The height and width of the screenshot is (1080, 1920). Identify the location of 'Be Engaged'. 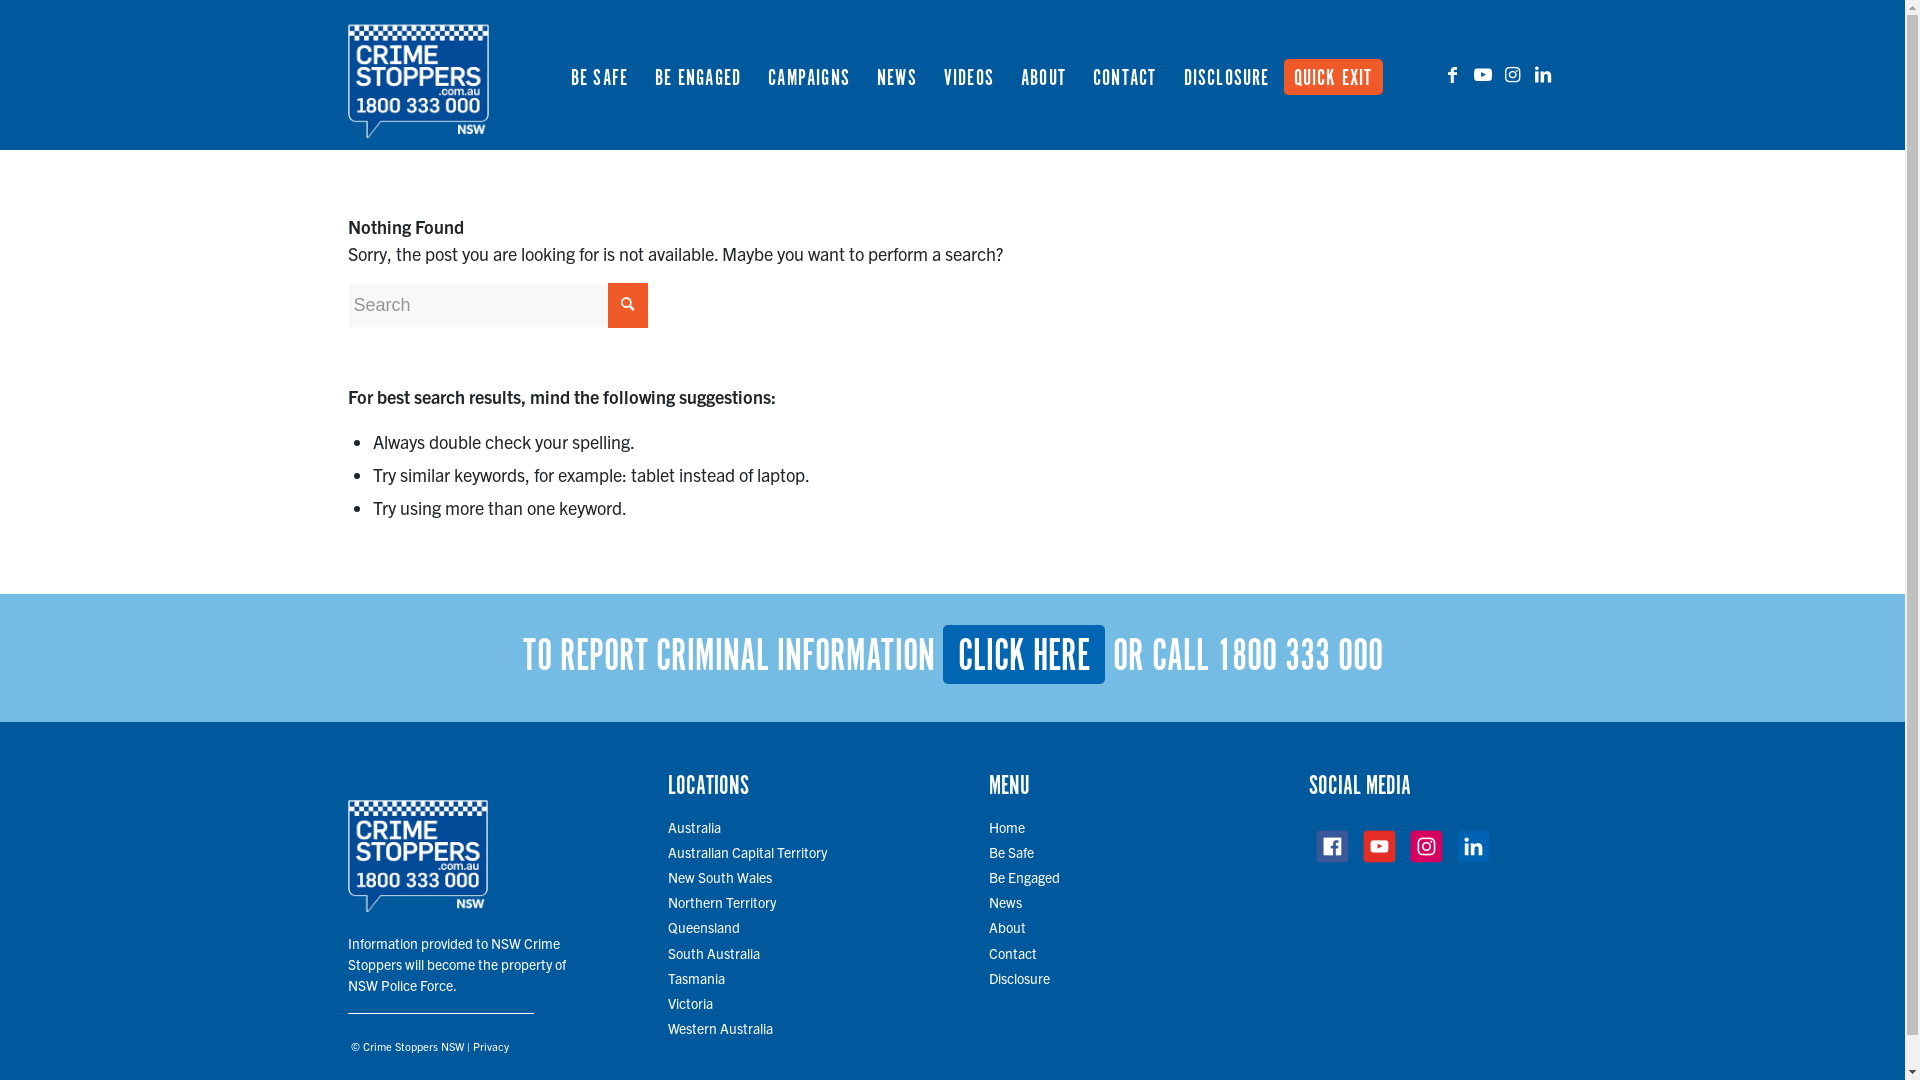
(1024, 875).